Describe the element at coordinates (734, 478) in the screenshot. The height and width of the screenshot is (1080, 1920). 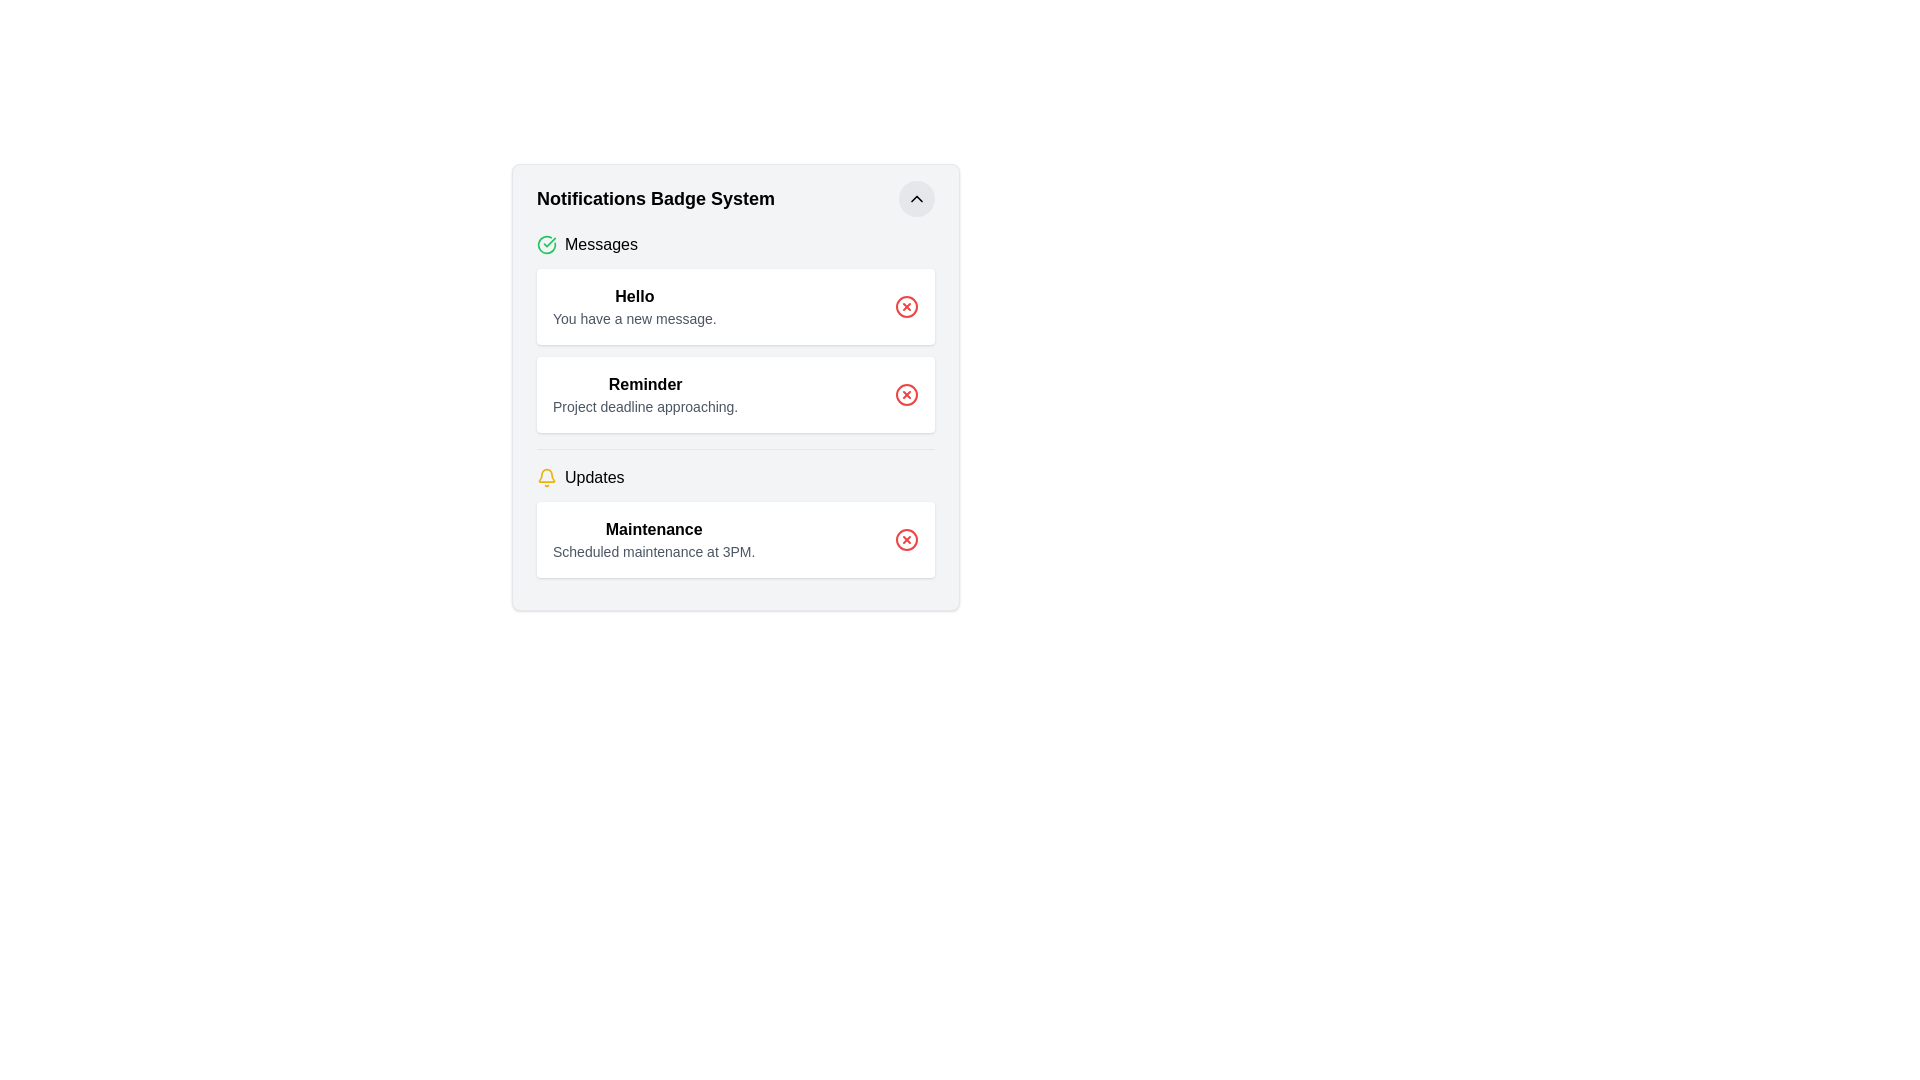
I see `the third notification item titled 'Updates' in the Notifications Badge System panel, which is located directly below the 'Reminder' notification and above the 'Maintenance' notification` at that location.